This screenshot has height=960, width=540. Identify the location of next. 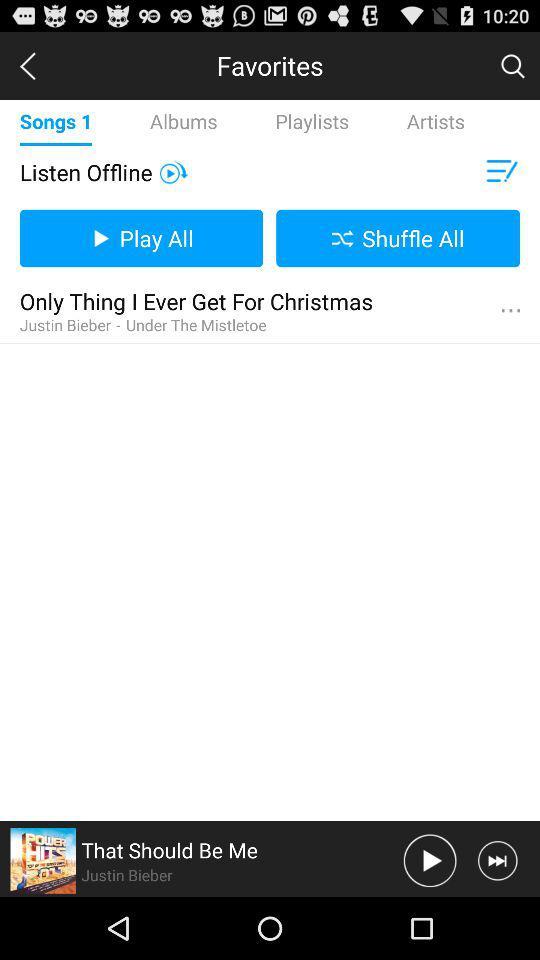
(496, 859).